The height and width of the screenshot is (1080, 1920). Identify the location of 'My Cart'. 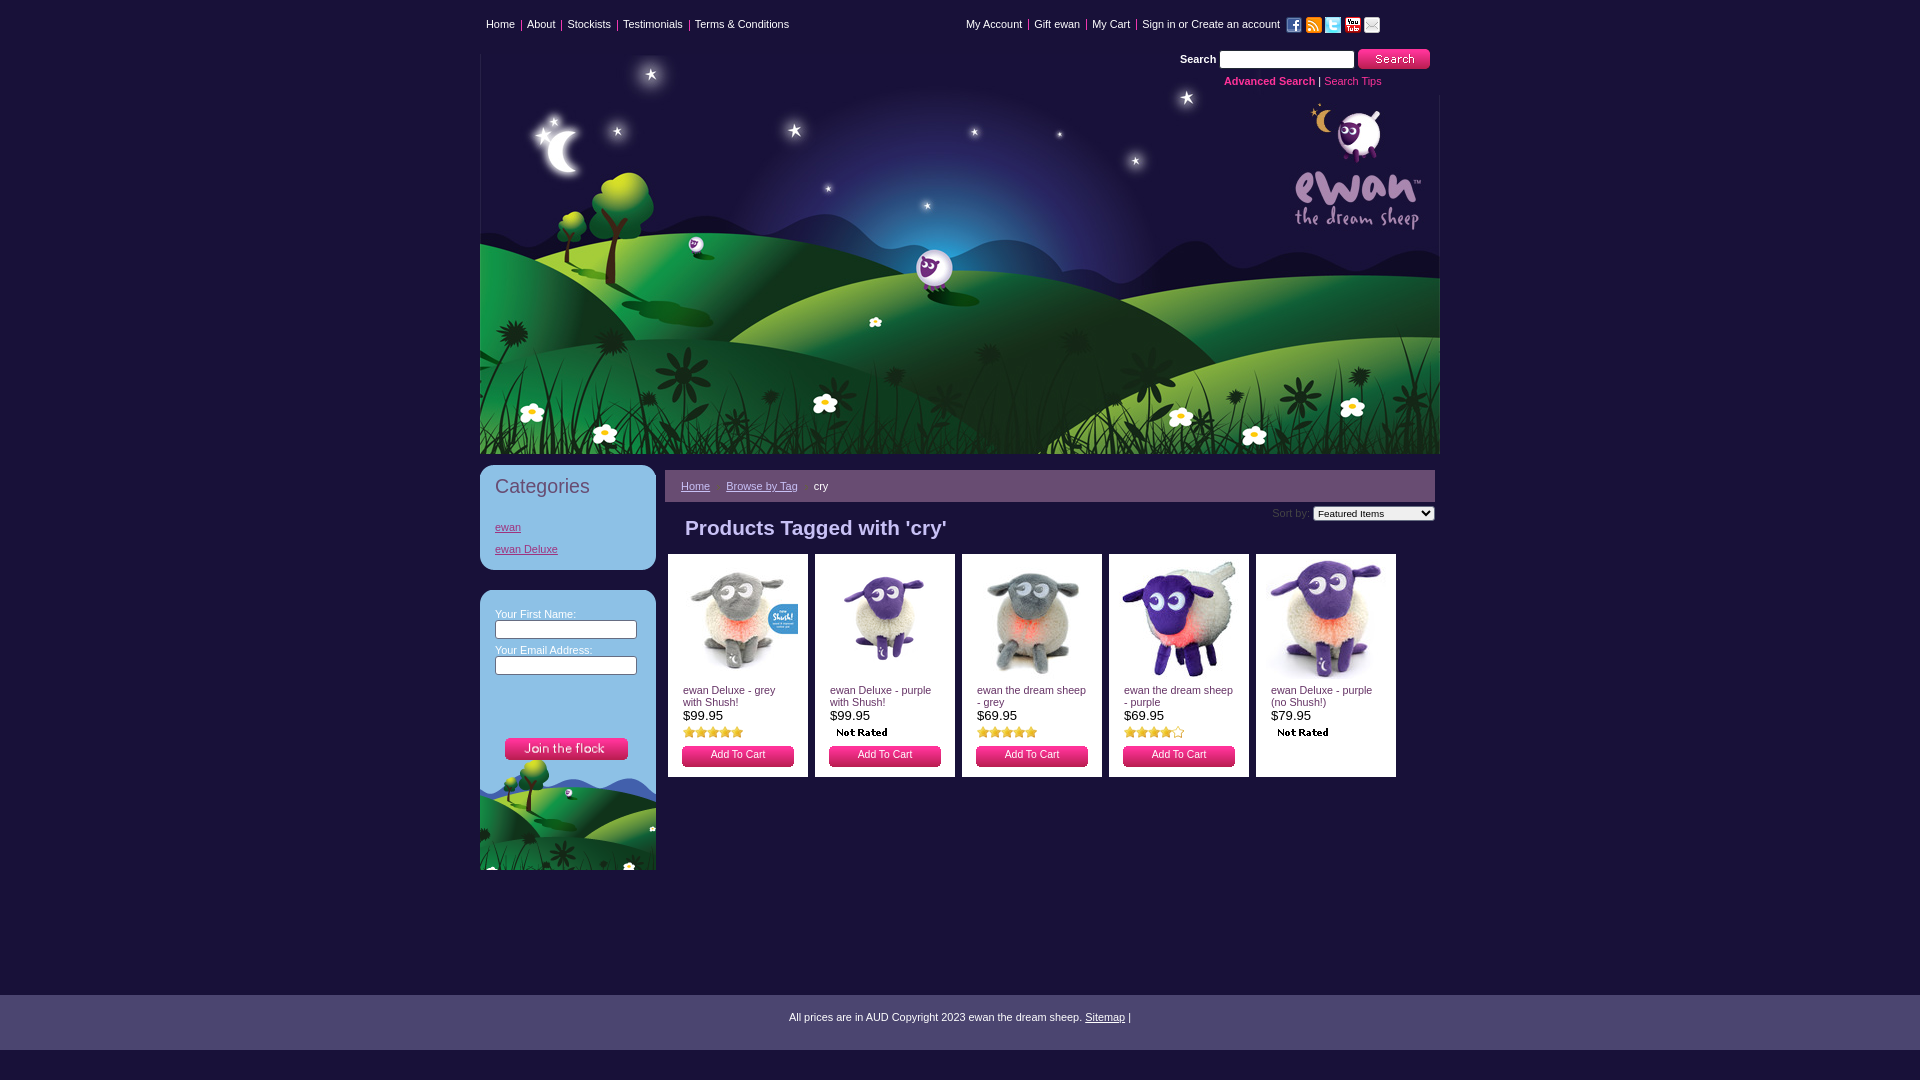
(1109, 23).